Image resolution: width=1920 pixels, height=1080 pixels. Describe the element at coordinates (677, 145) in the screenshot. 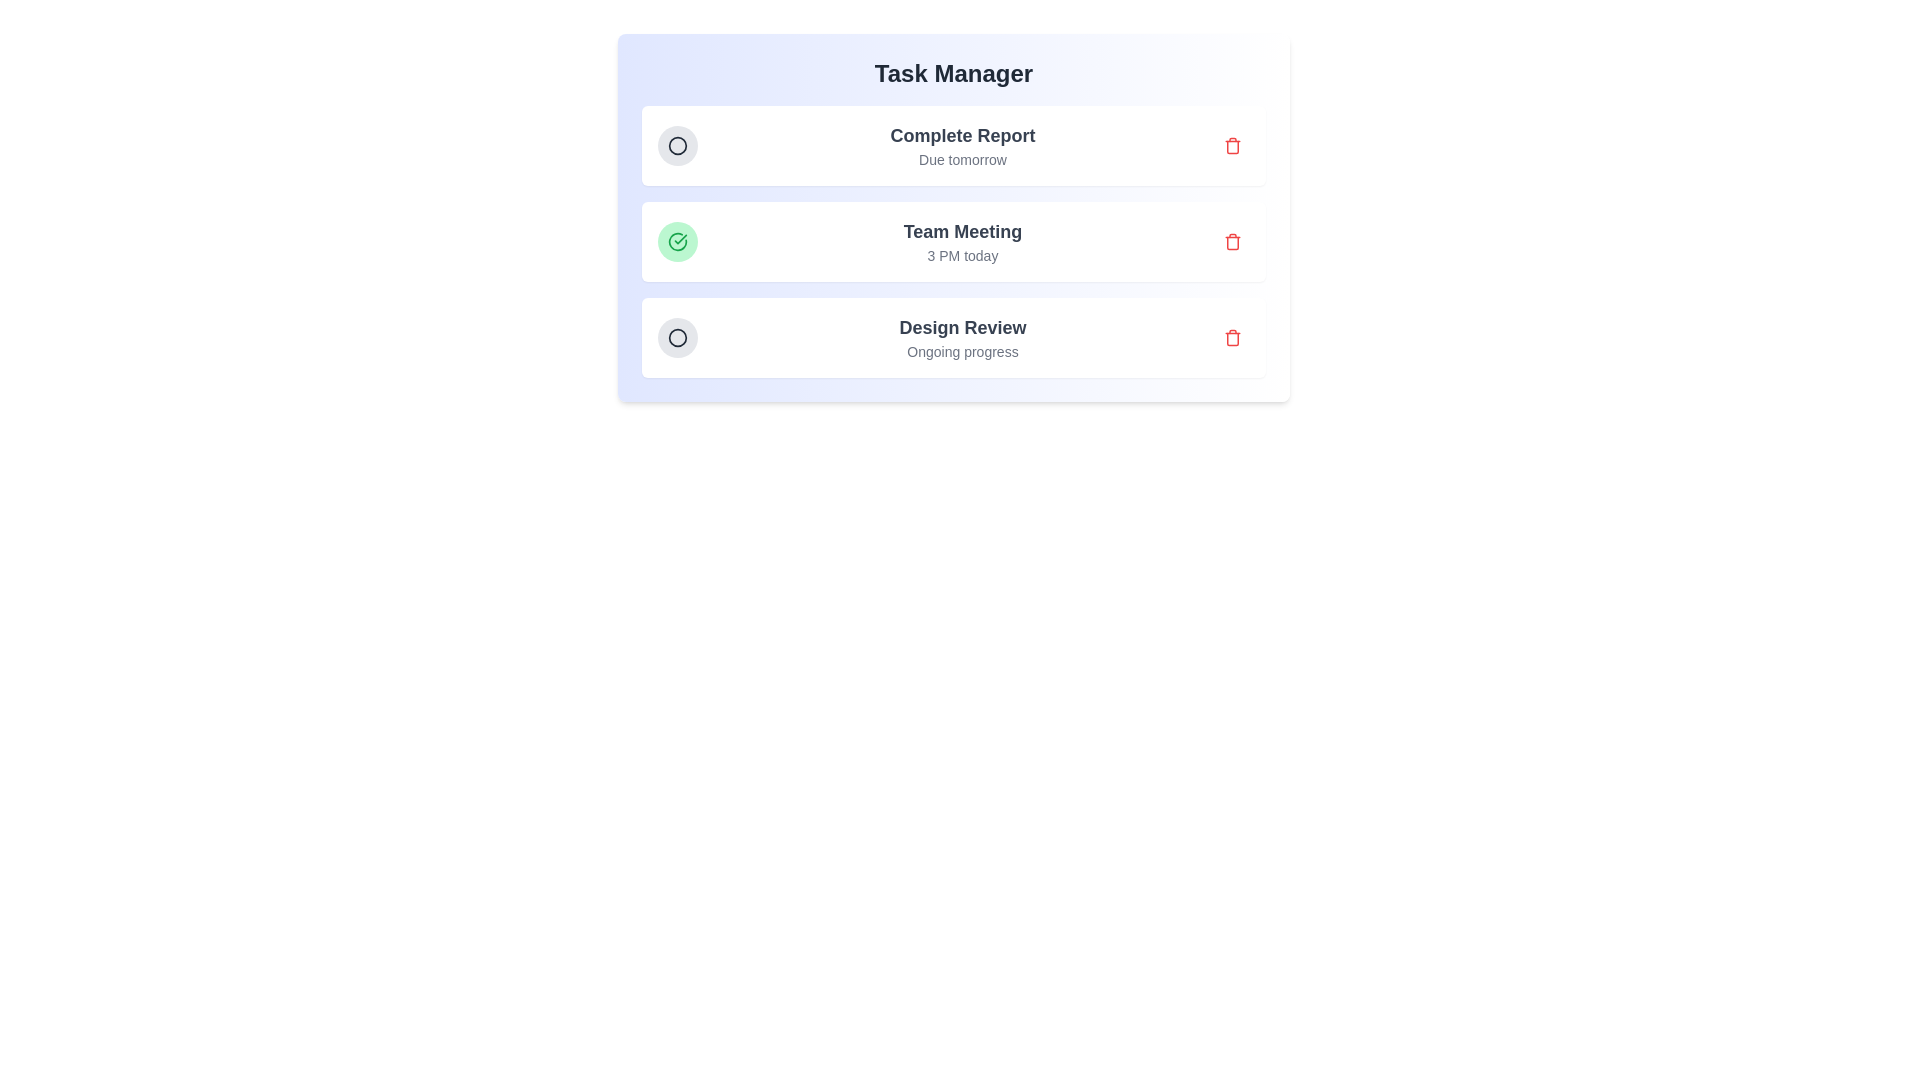

I see `the graphical icon (circle with no fill) located in the first row of the task list, aligned with the task titled 'Complete Report', to interact with it` at that location.